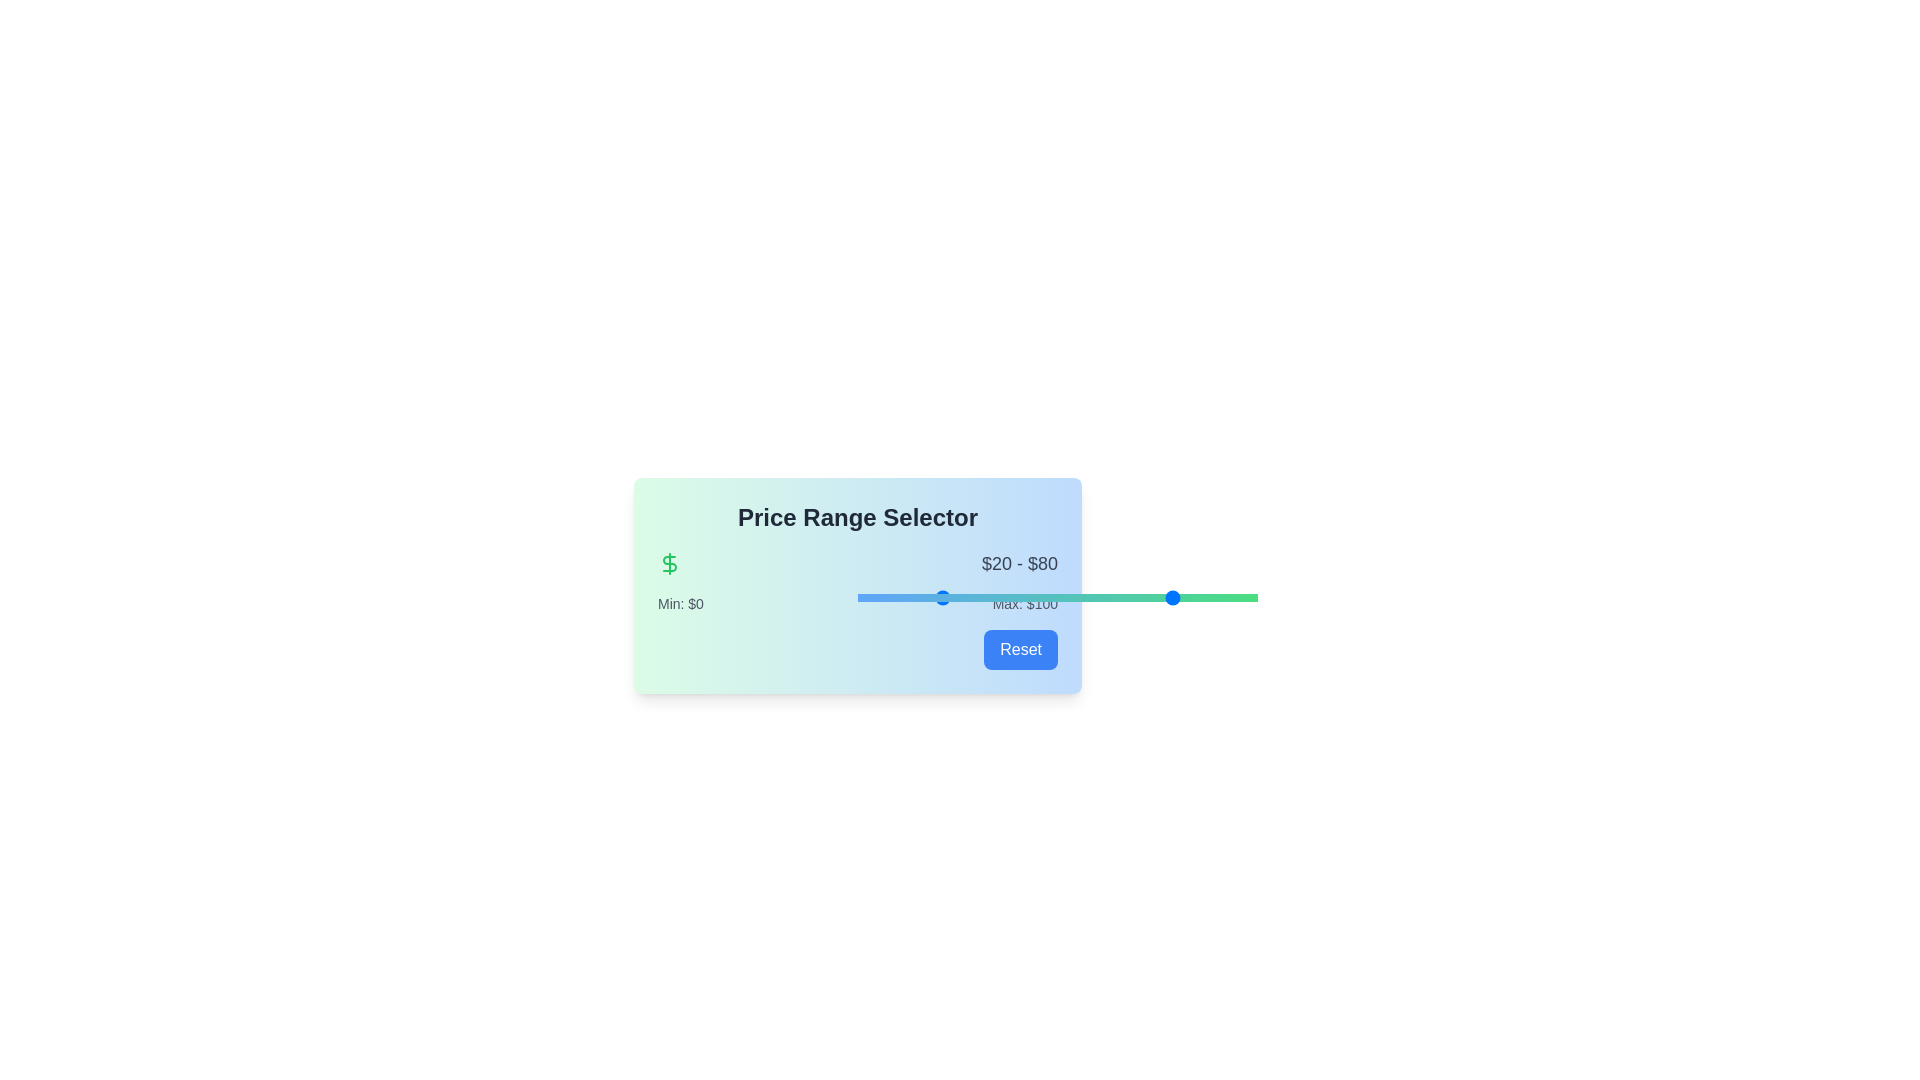 This screenshot has height=1080, width=1920. Describe the element at coordinates (1021, 650) in the screenshot. I see `the 'Reset' button with a blue background and white text located at the bottom-right corner of the price range selection card to reset the range selection` at that location.